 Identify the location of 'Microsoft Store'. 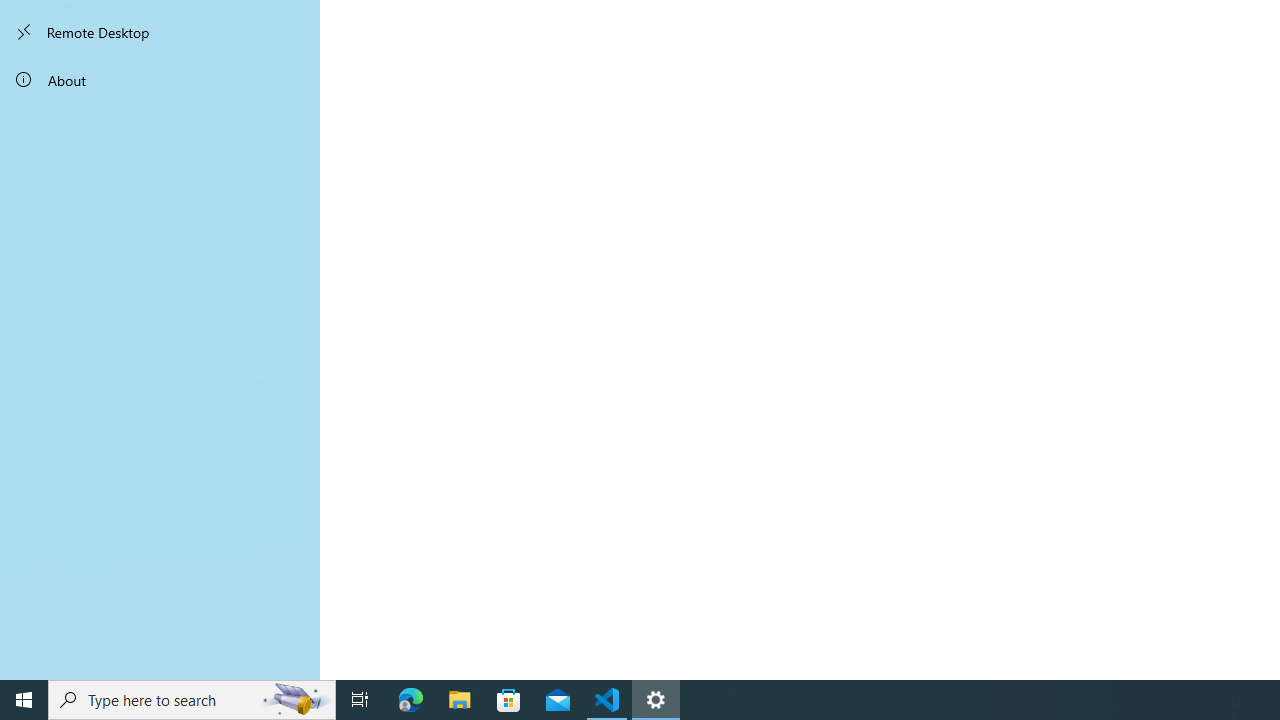
(509, 698).